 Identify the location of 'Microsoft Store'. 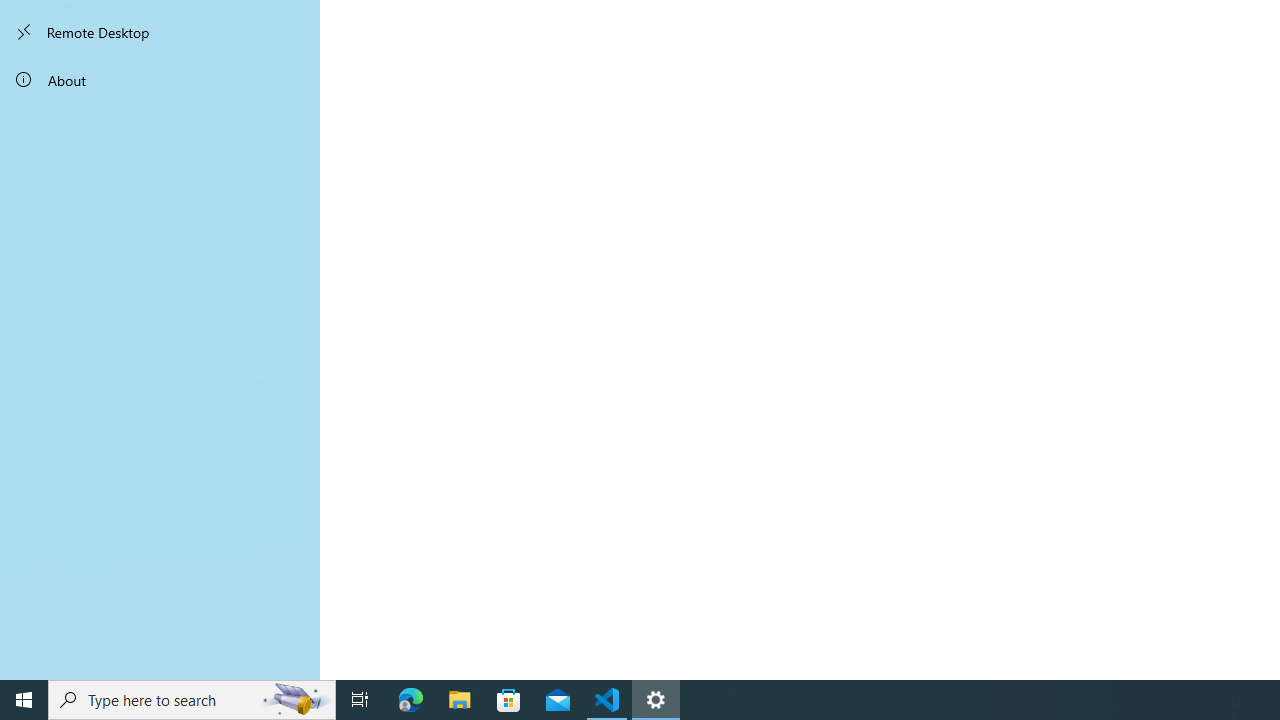
(509, 698).